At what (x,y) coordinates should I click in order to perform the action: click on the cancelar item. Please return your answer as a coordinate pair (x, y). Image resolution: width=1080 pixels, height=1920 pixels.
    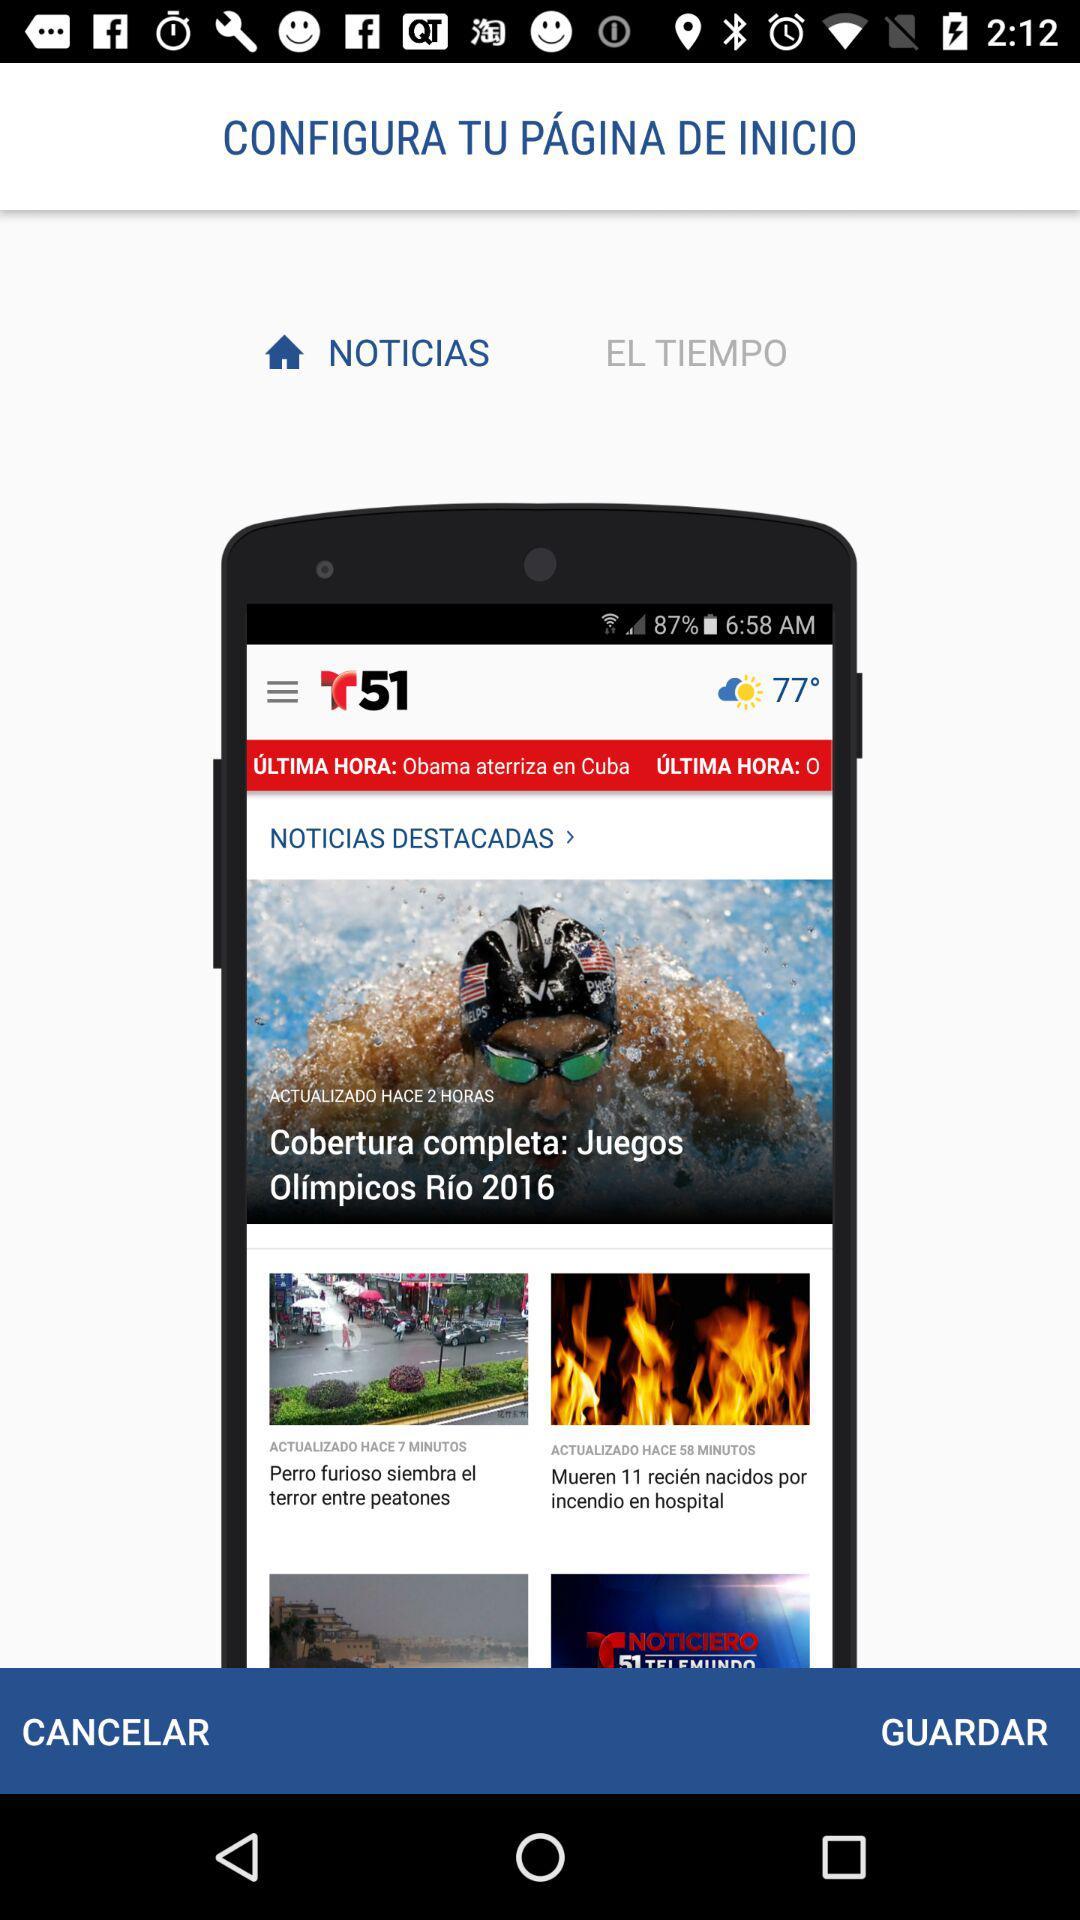
    Looking at the image, I should click on (115, 1730).